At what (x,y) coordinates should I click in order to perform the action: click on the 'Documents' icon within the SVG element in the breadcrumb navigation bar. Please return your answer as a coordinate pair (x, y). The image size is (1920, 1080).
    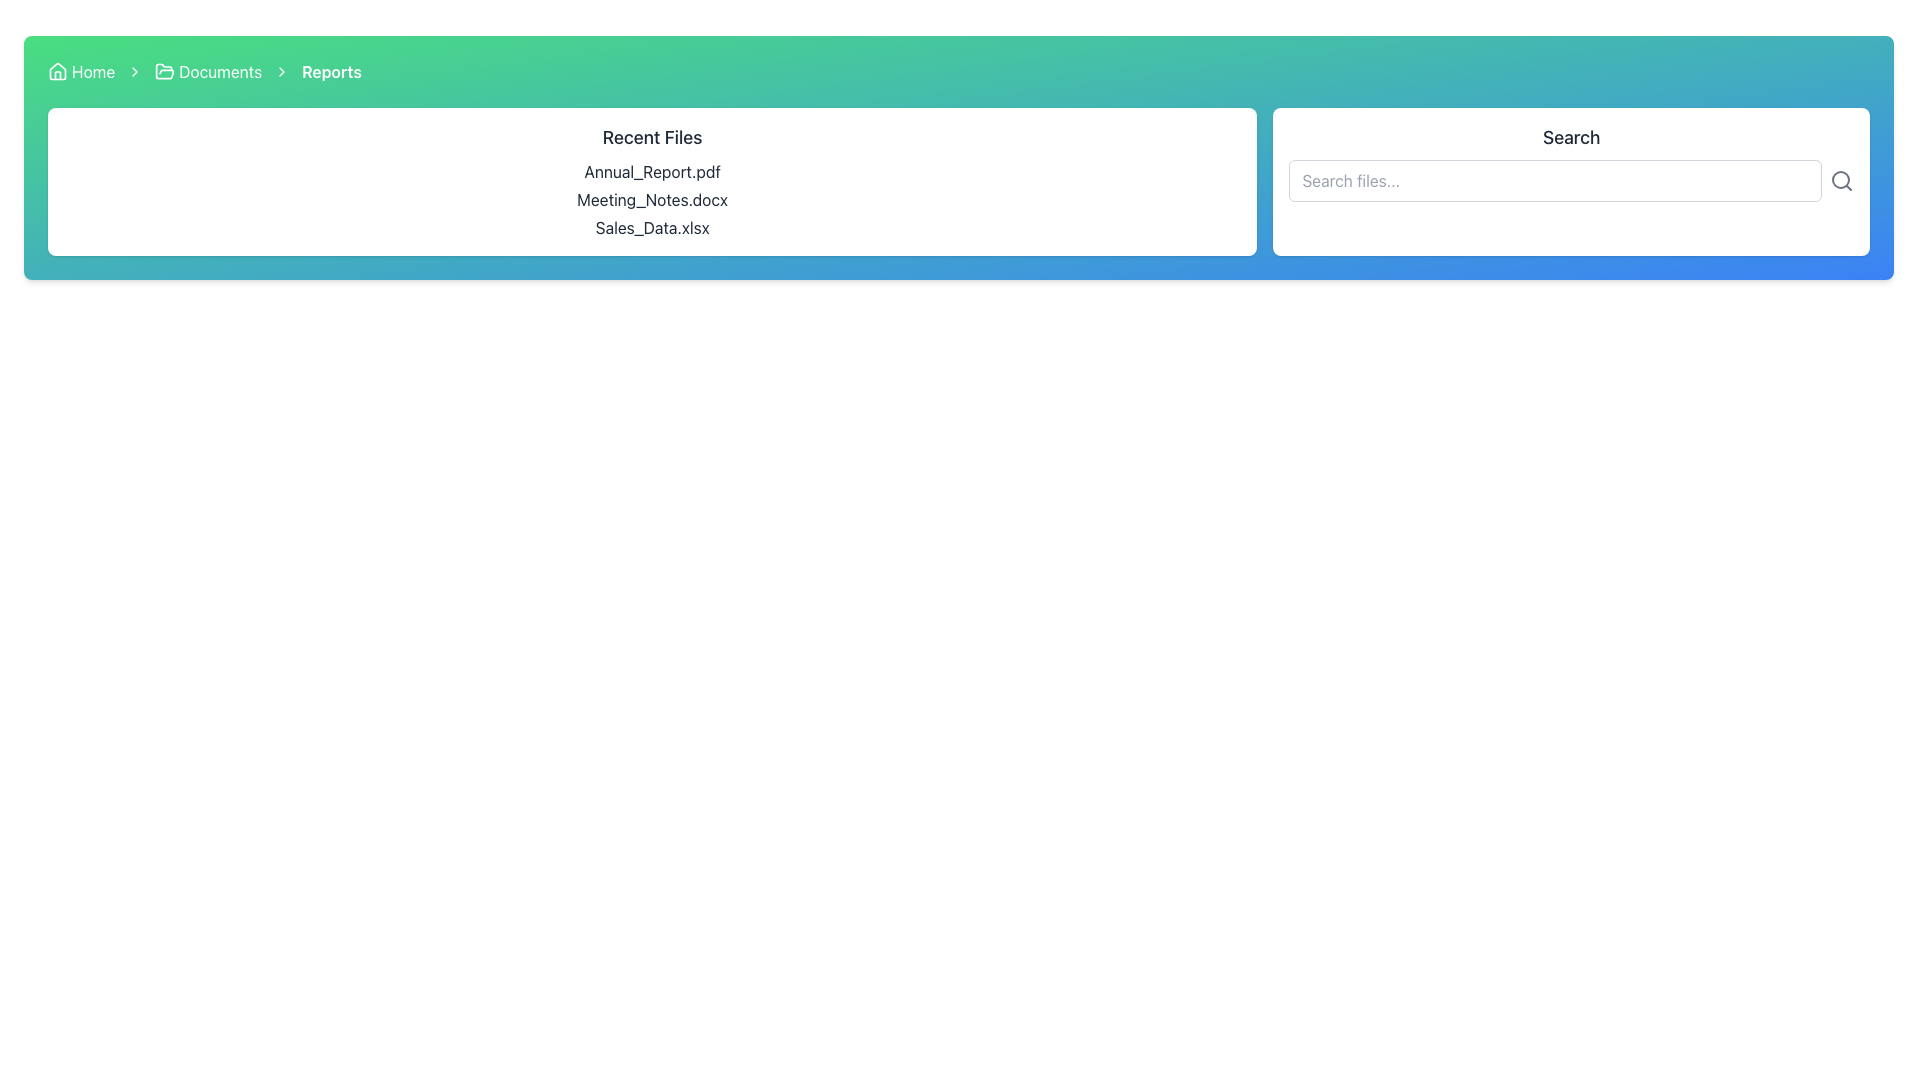
    Looking at the image, I should click on (165, 70).